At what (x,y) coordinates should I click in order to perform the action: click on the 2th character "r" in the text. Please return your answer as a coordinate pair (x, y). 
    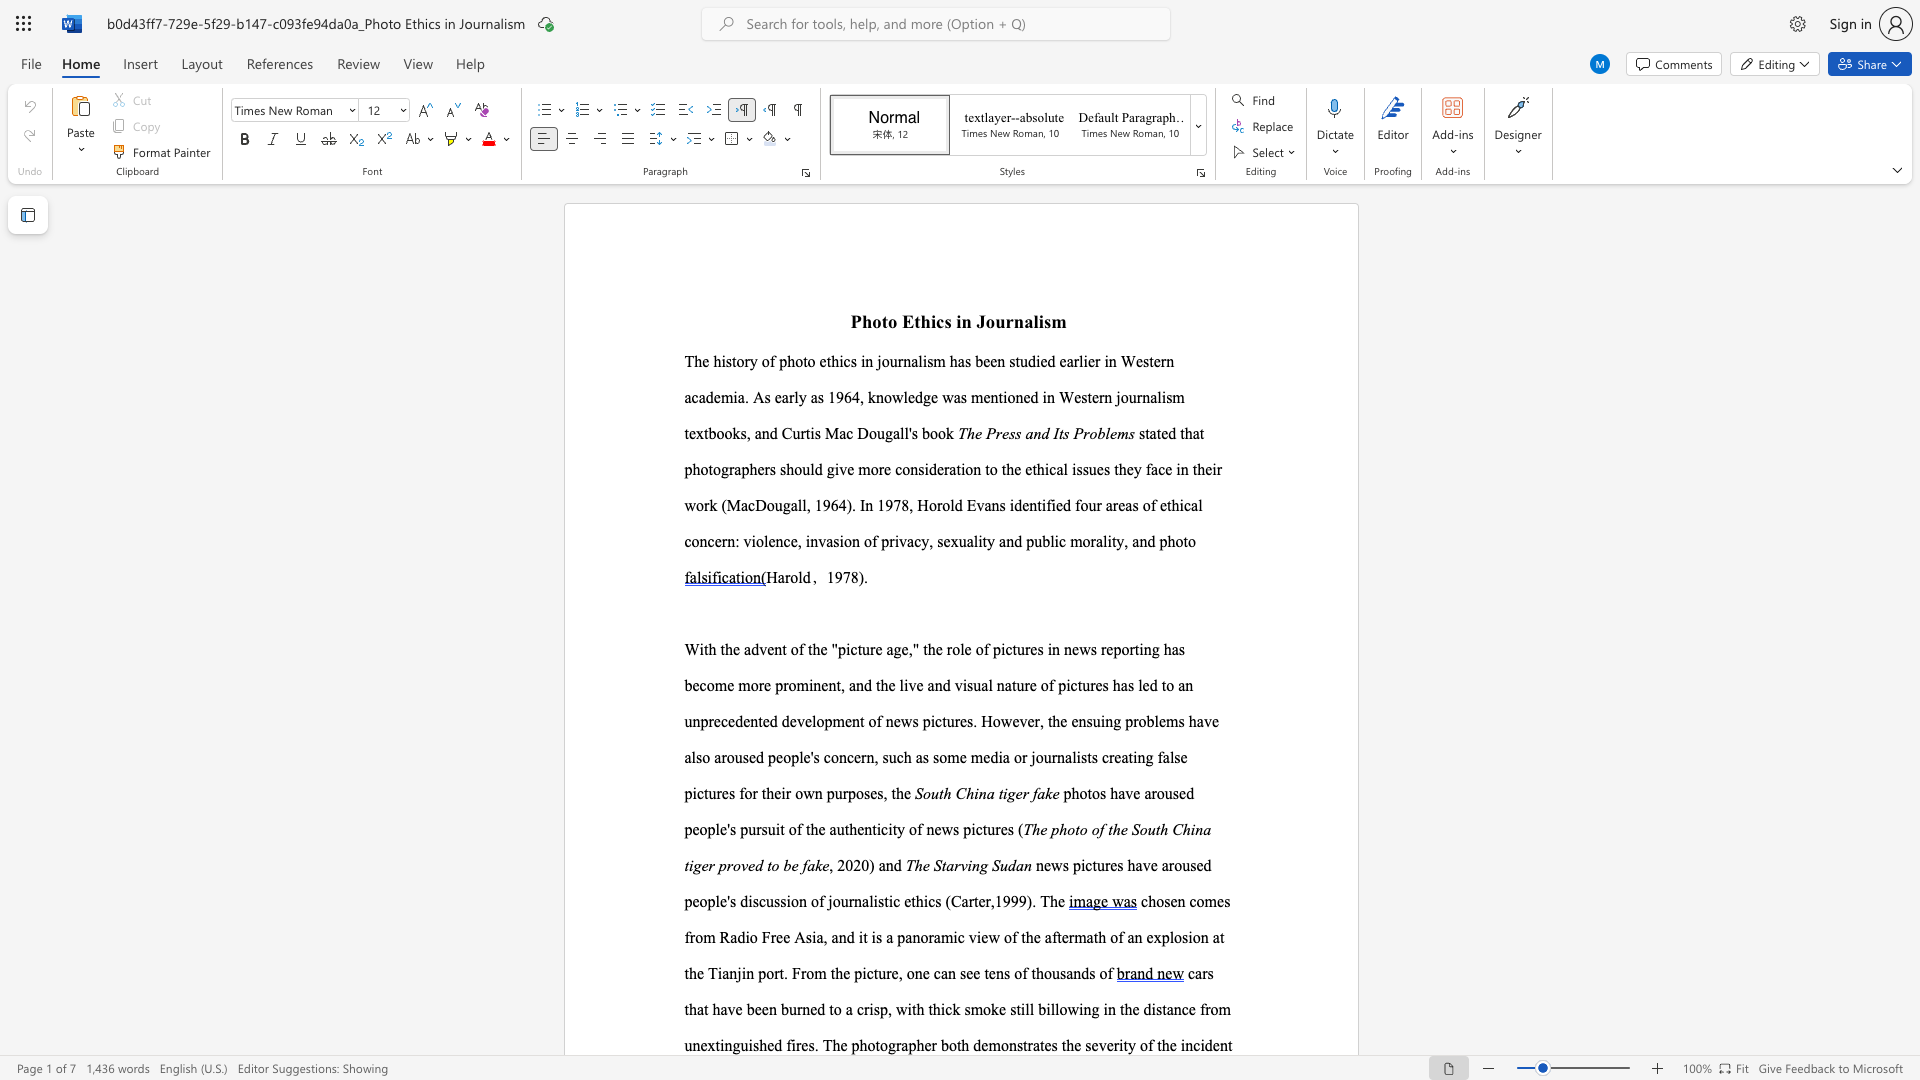
    Looking at the image, I should click on (933, 1044).